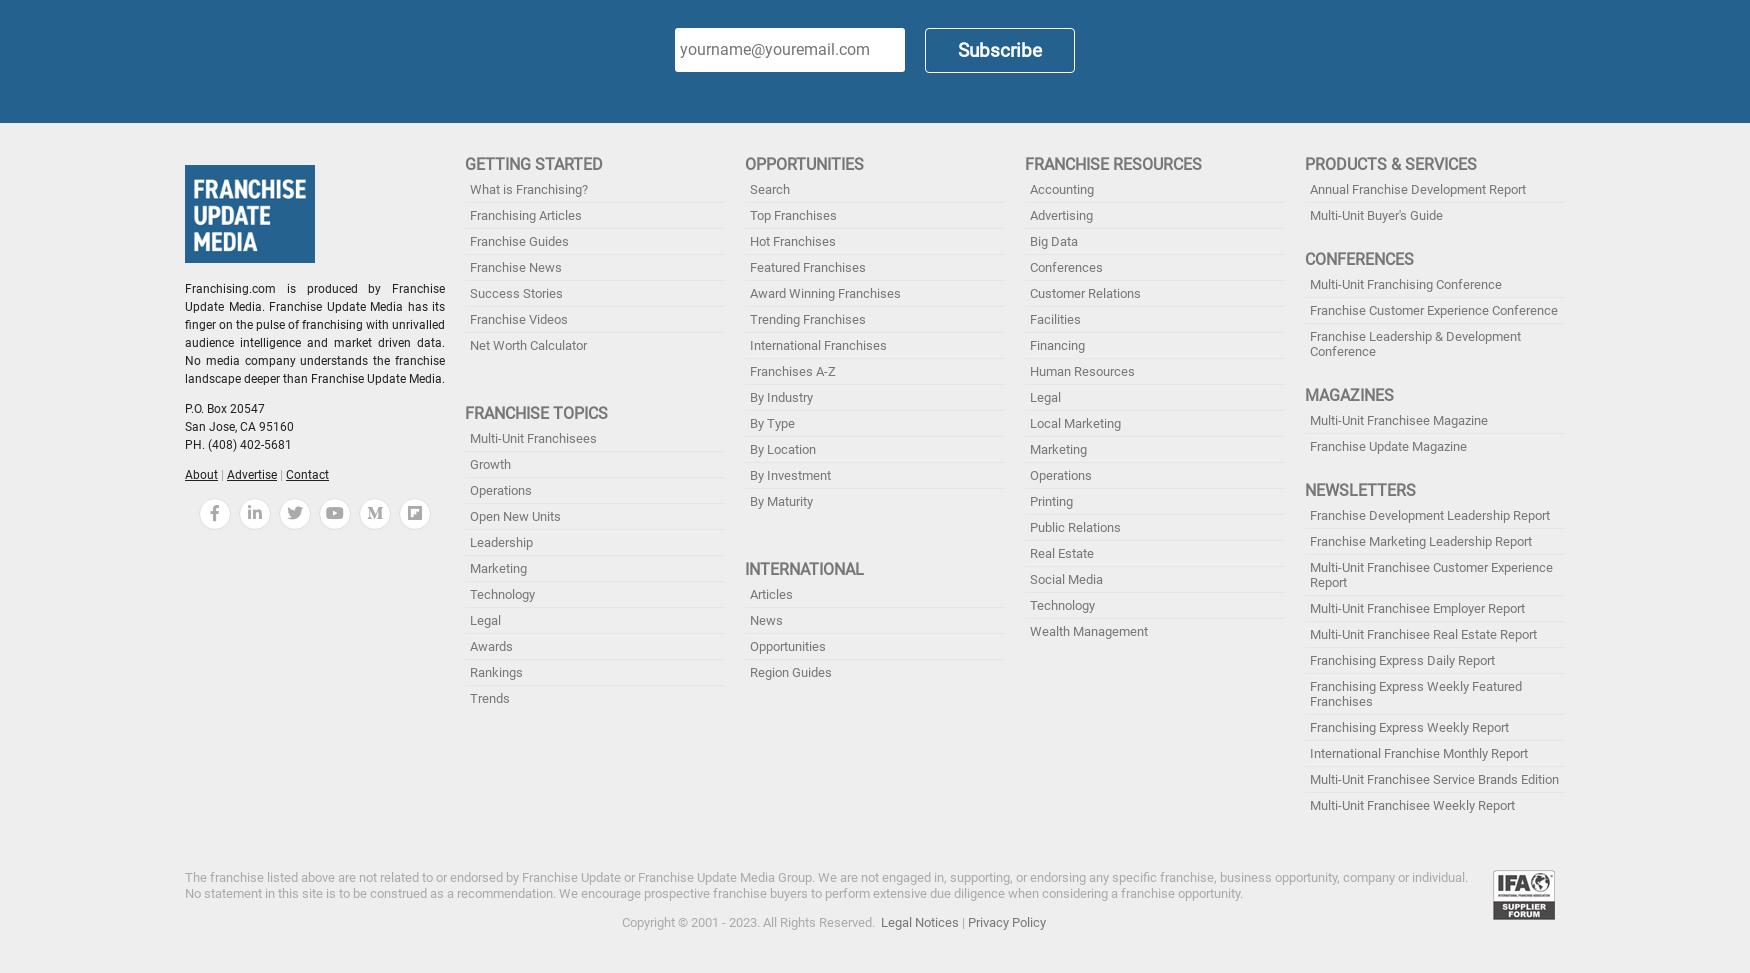  I want to click on 'Rankings', so click(496, 670).